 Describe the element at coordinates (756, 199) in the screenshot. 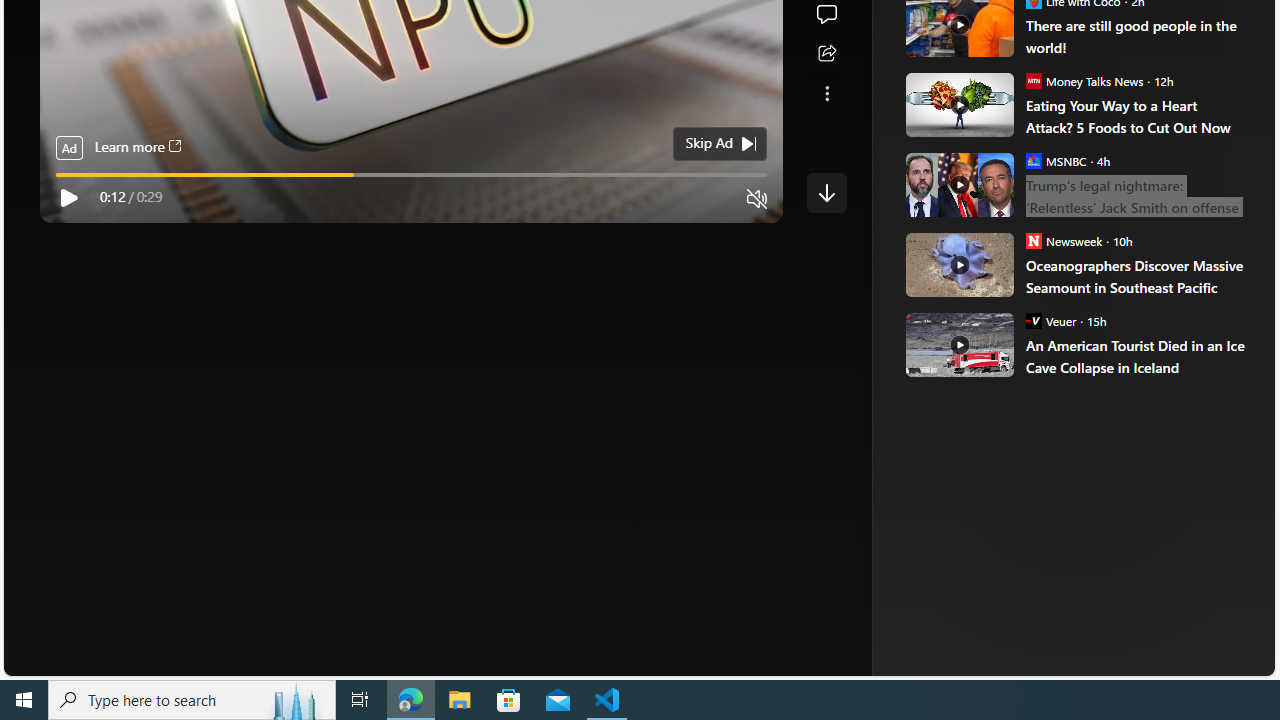

I see `'Unmute'` at that location.